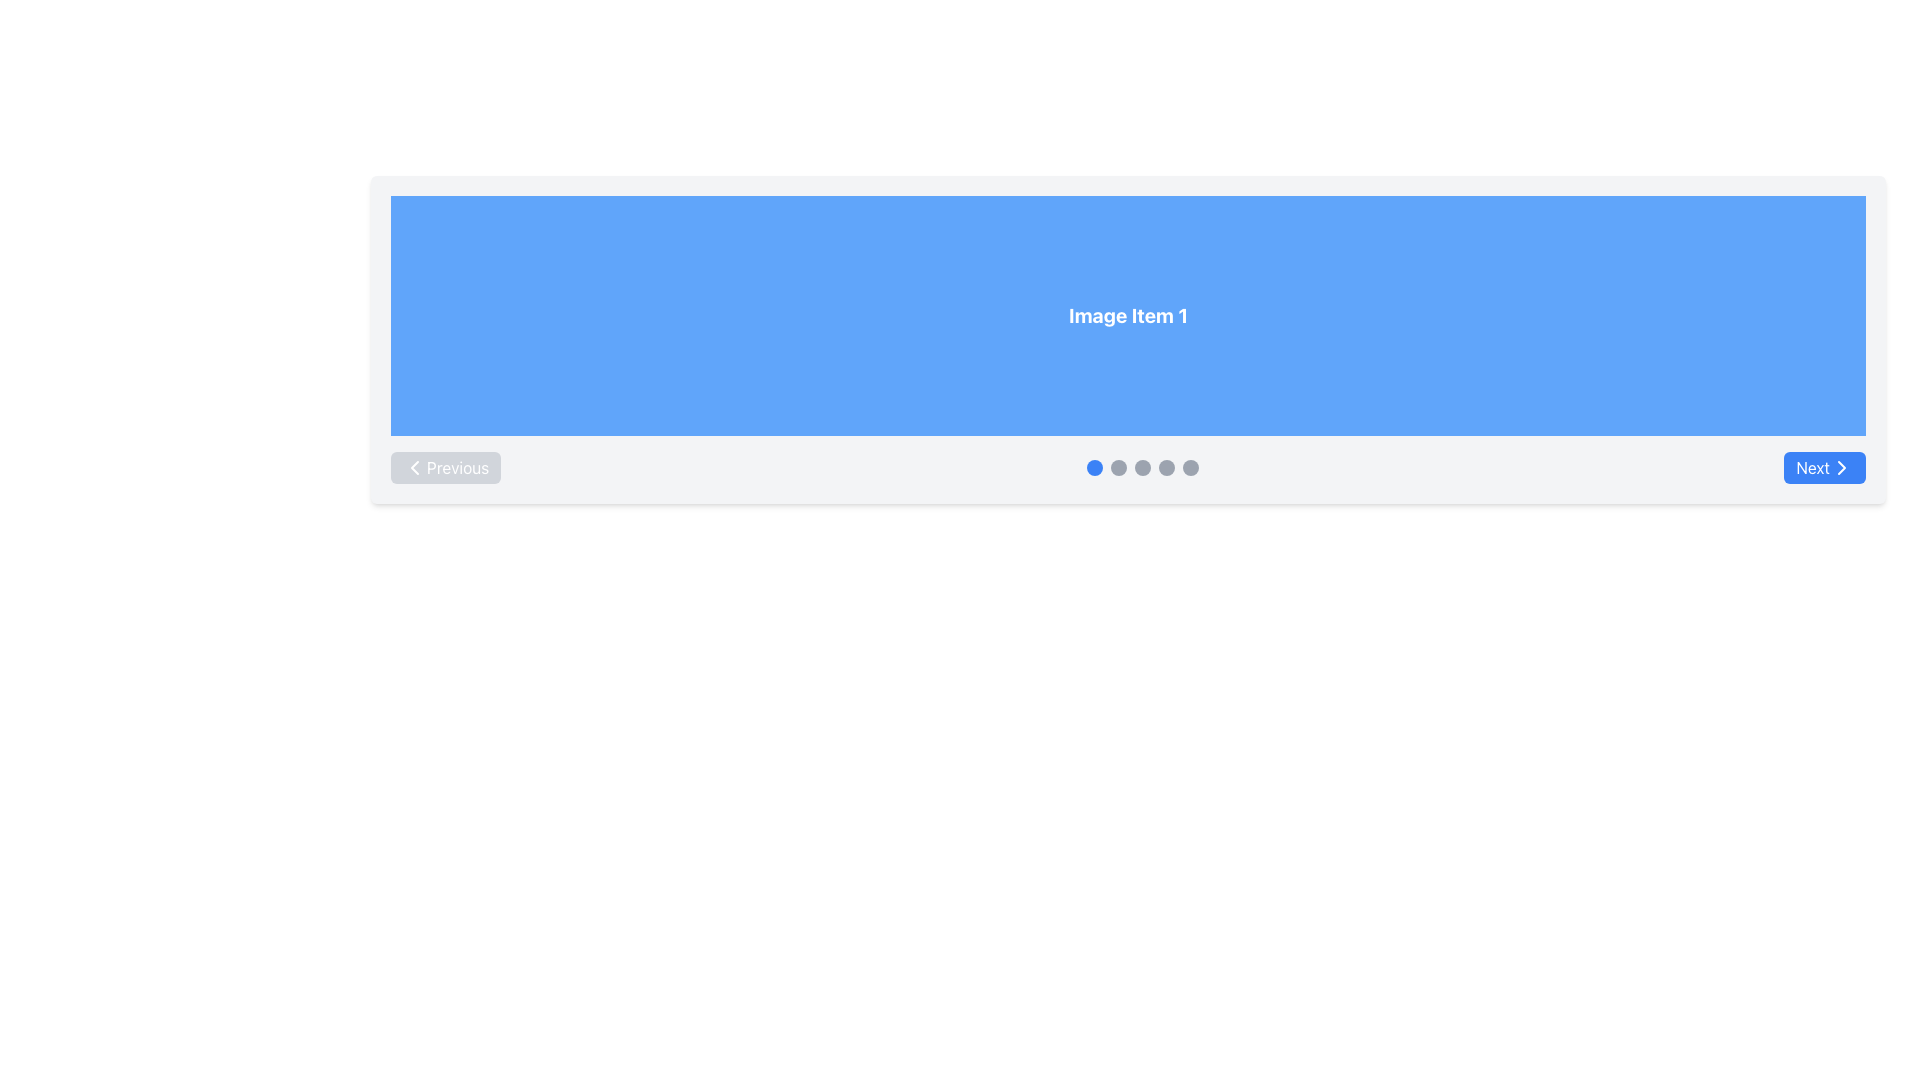 The width and height of the screenshot is (1920, 1080). What do you see at coordinates (1190, 467) in the screenshot?
I see `the fifth circular indicator (carousel dot) with a gray background` at bounding box center [1190, 467].